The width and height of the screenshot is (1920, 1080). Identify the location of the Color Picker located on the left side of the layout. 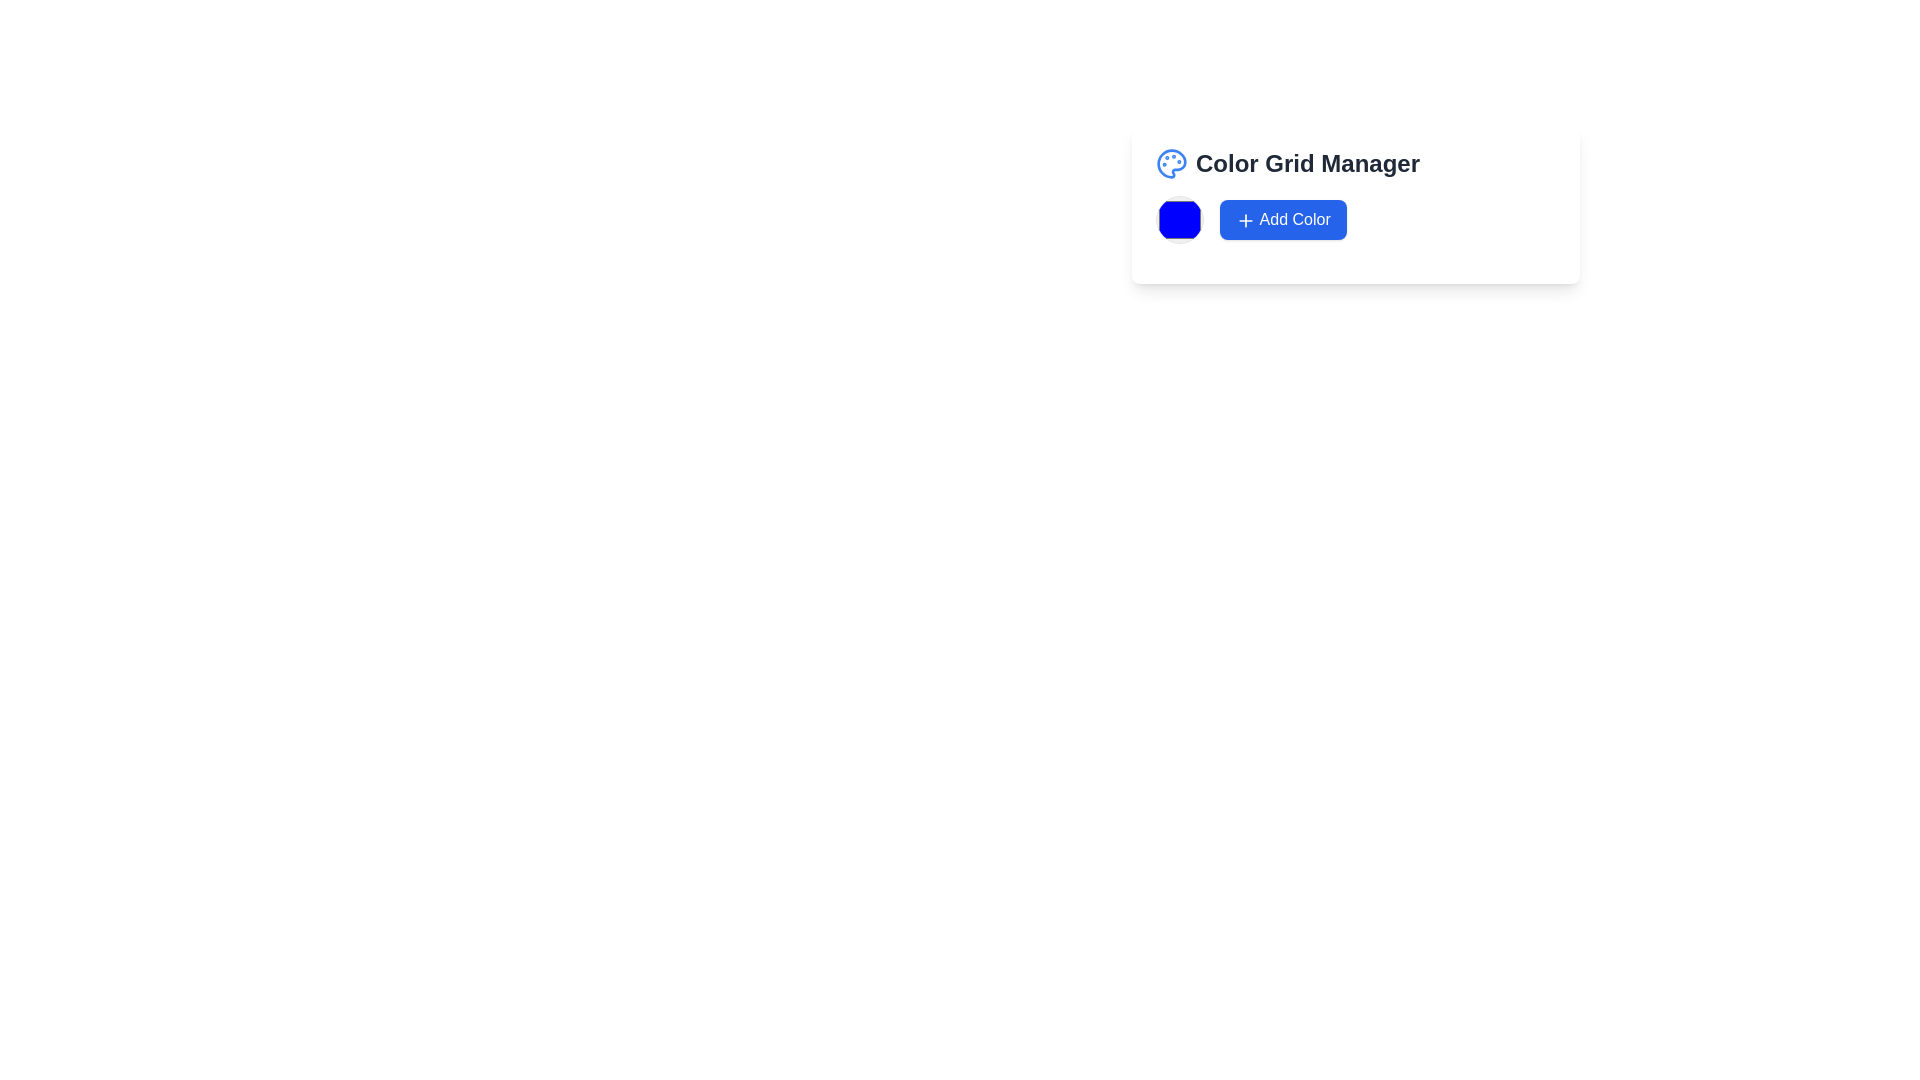
(1180, 219).